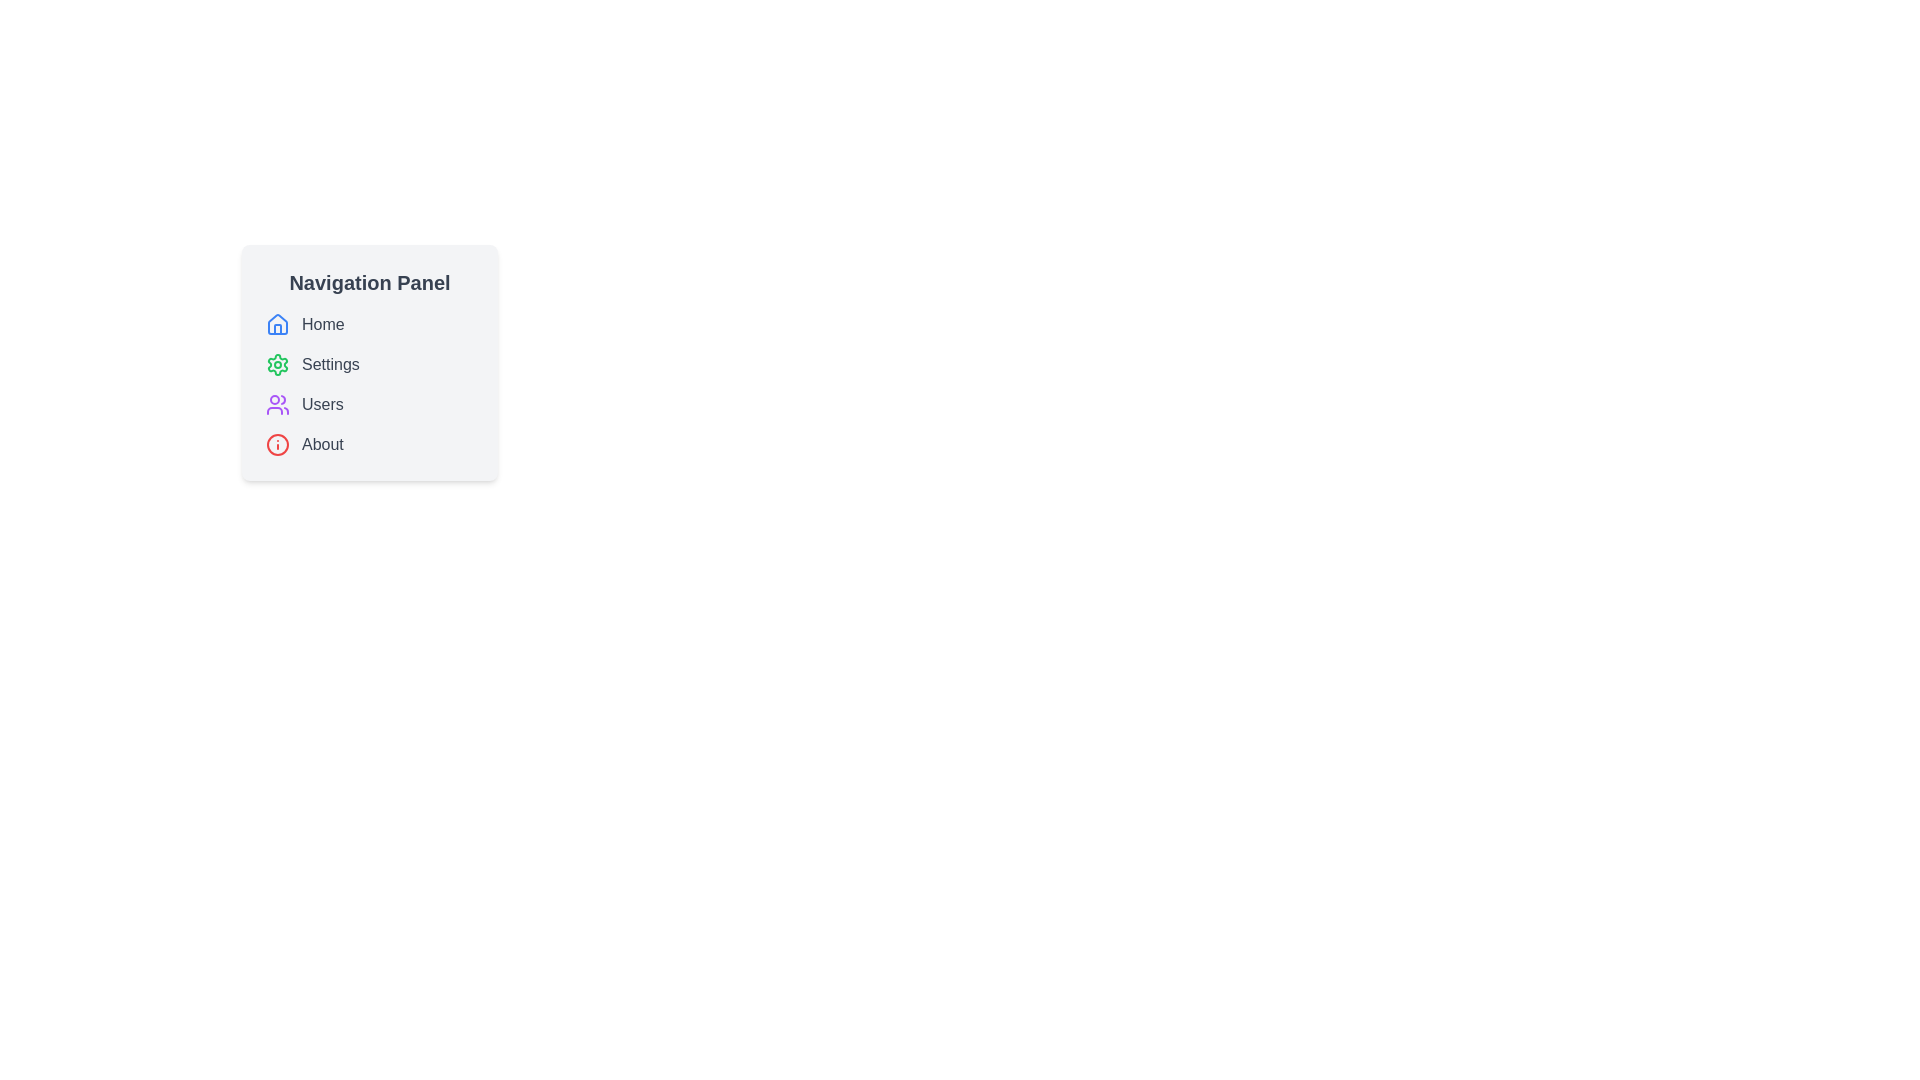  What do you see at coordinates (277, 443) in the screenshot?
I see `the visual representation of the outer circular SVG graphic in the 'About' section of the navigation menu` at bounding box center [277, 443].